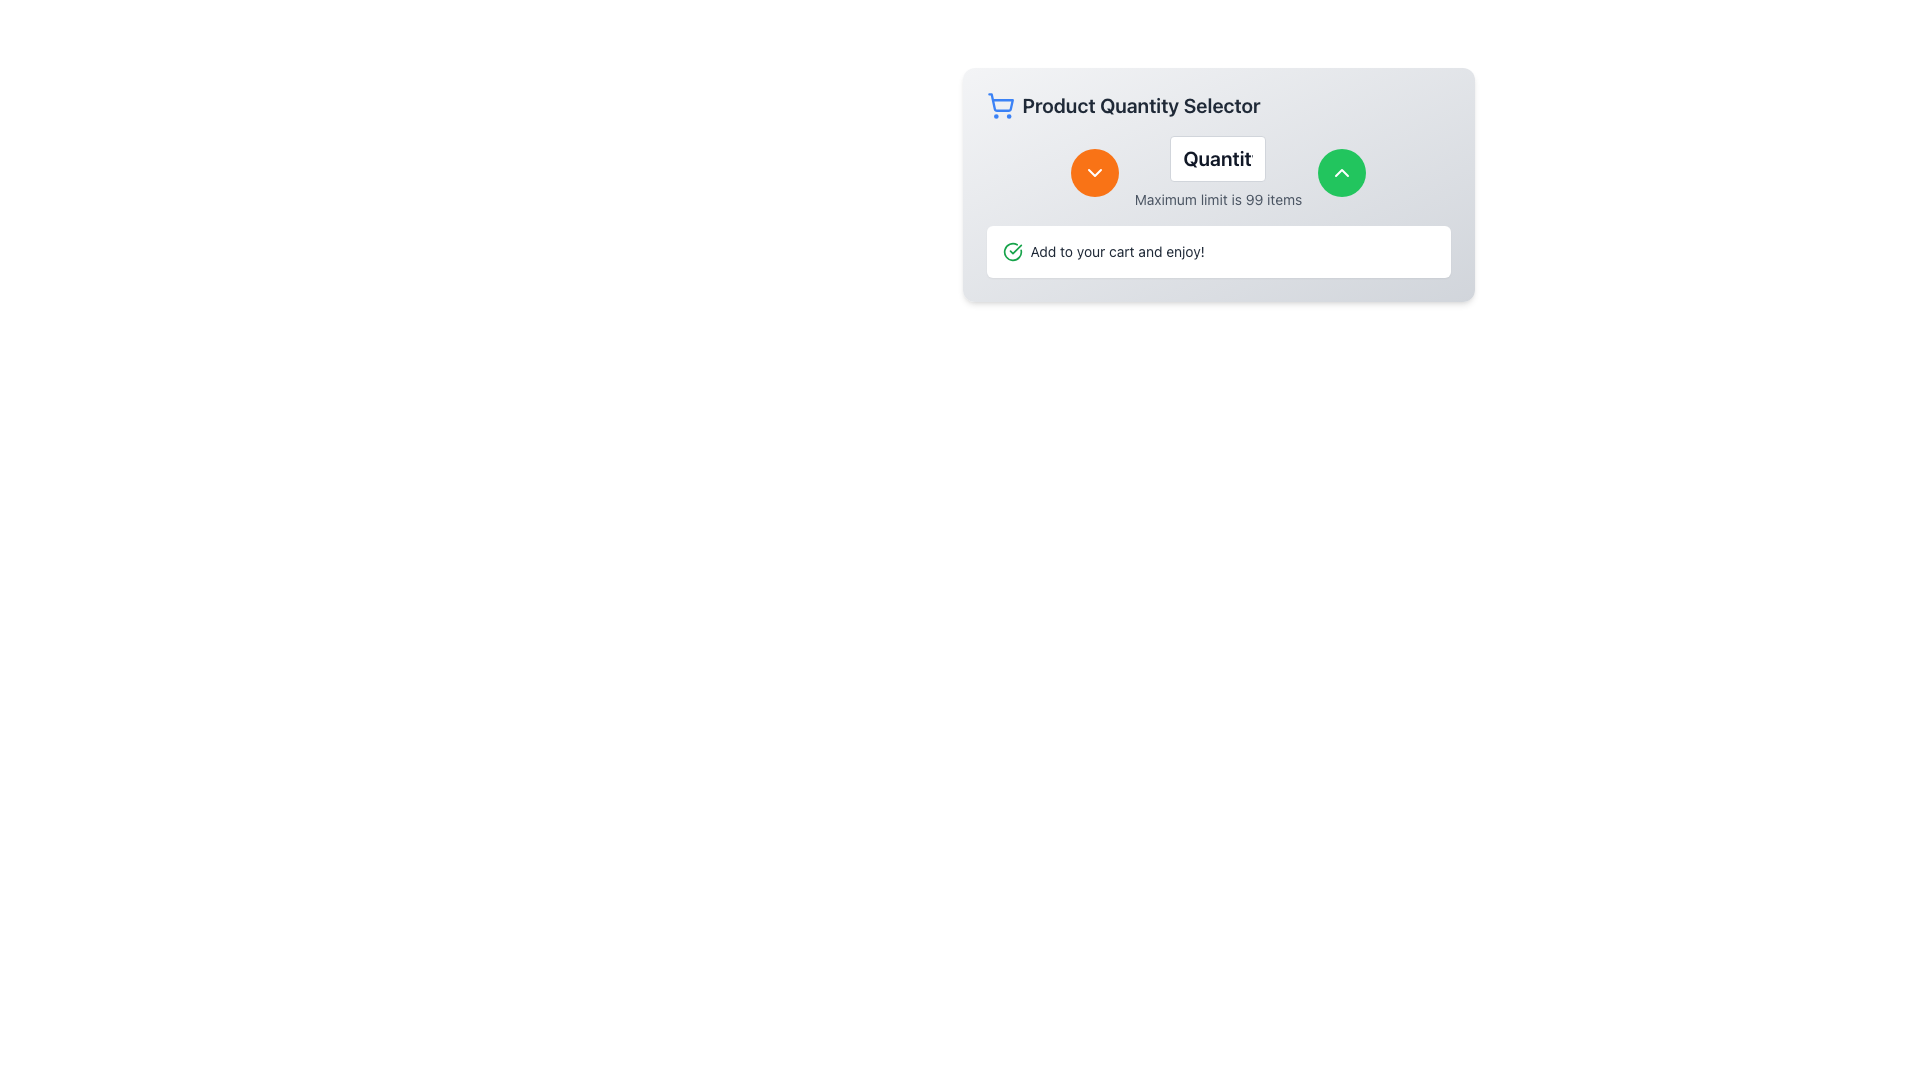  I want to click on the circular icon button that decreases quantity, located to the left of the text input field labeled 'Quantit', so click(1093, 172).